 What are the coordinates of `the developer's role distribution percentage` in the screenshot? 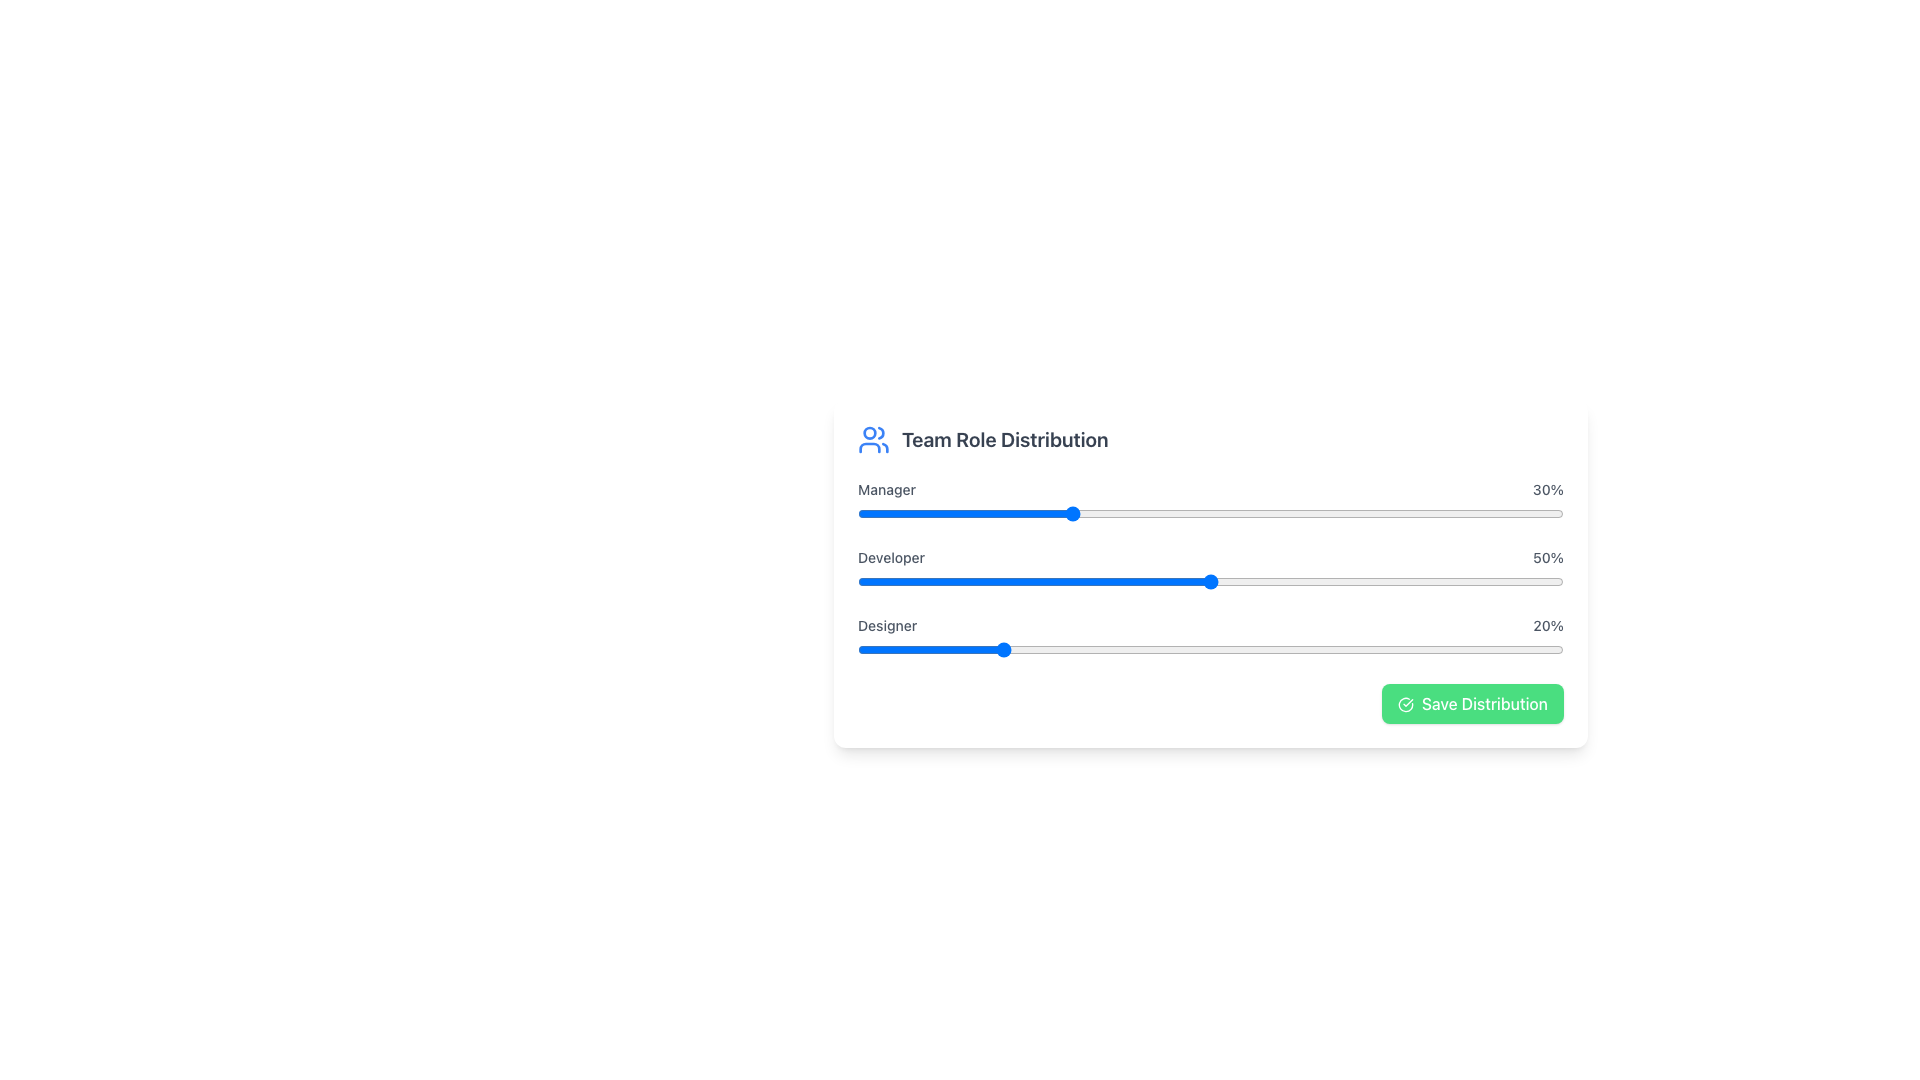 It's located at (1281, 582).